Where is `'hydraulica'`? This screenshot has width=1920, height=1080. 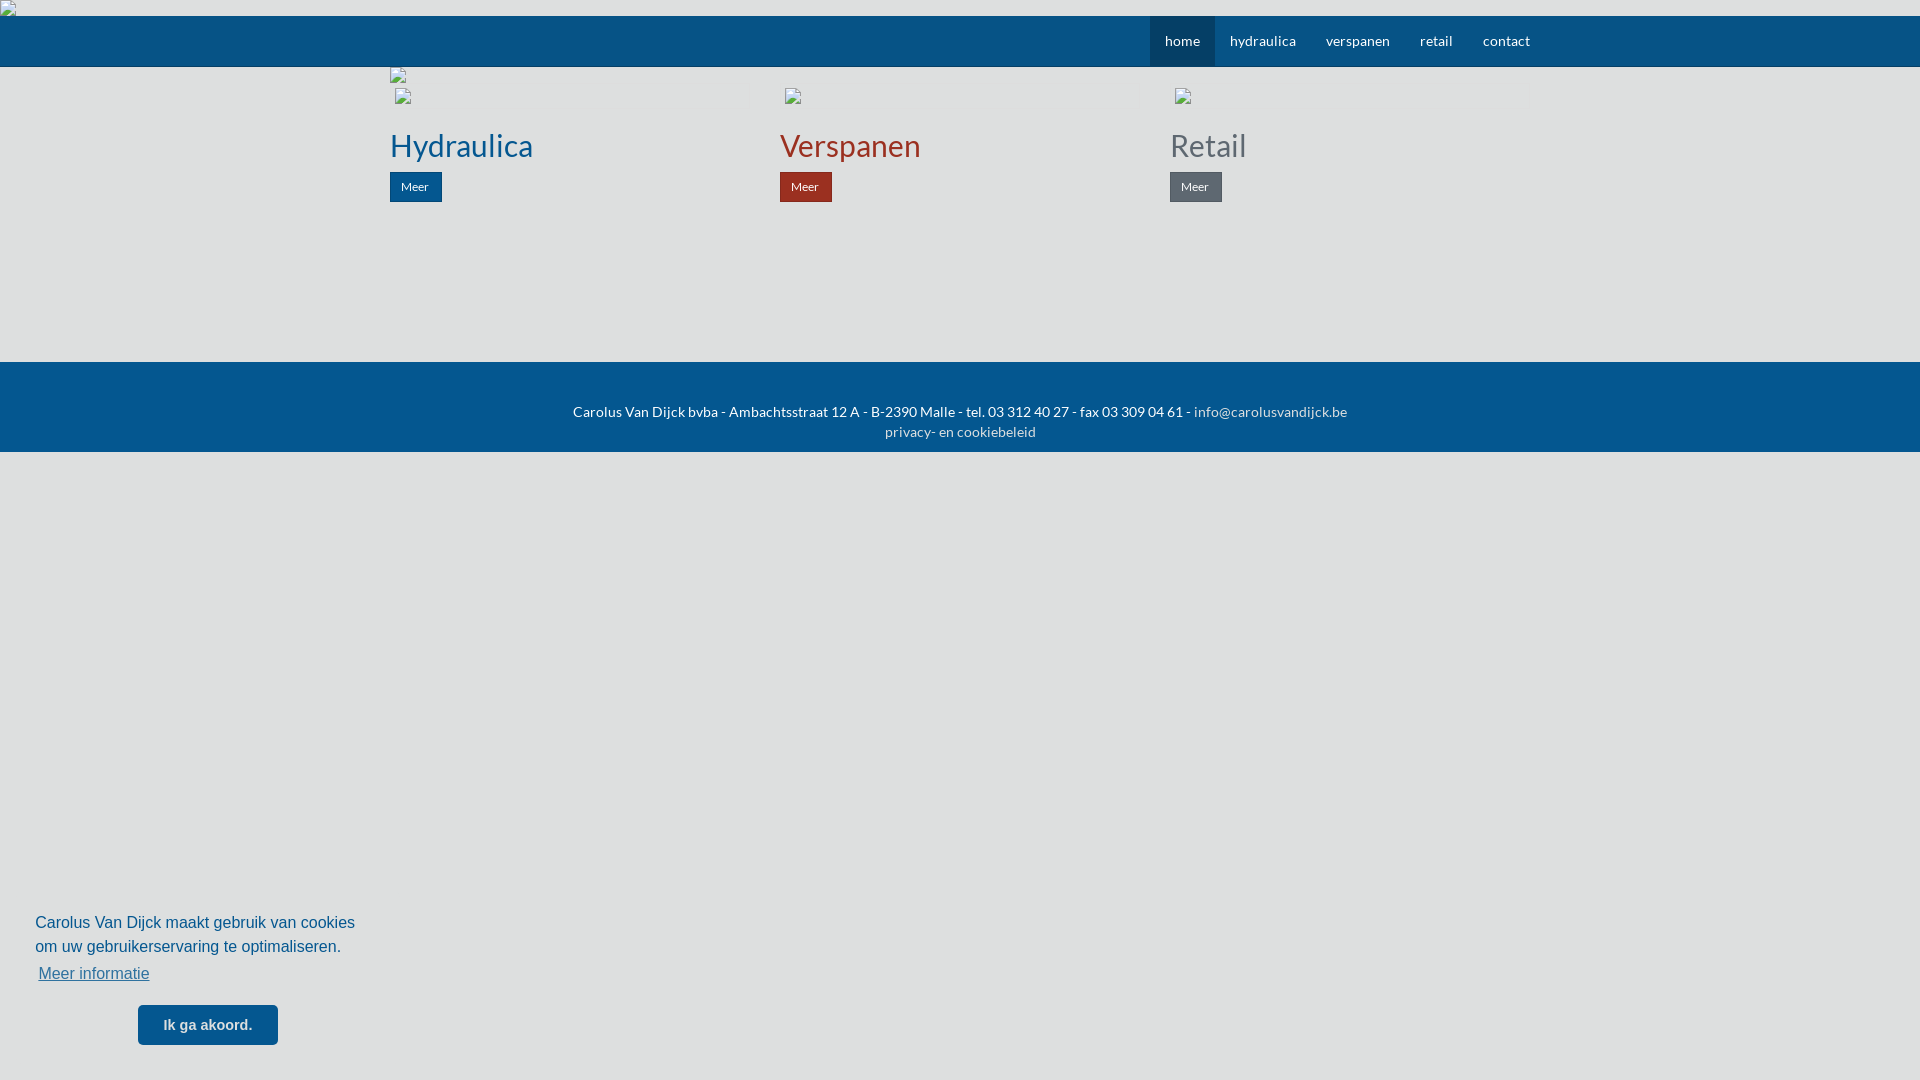 'hydraulica' is located at coordinates (1213, 41).